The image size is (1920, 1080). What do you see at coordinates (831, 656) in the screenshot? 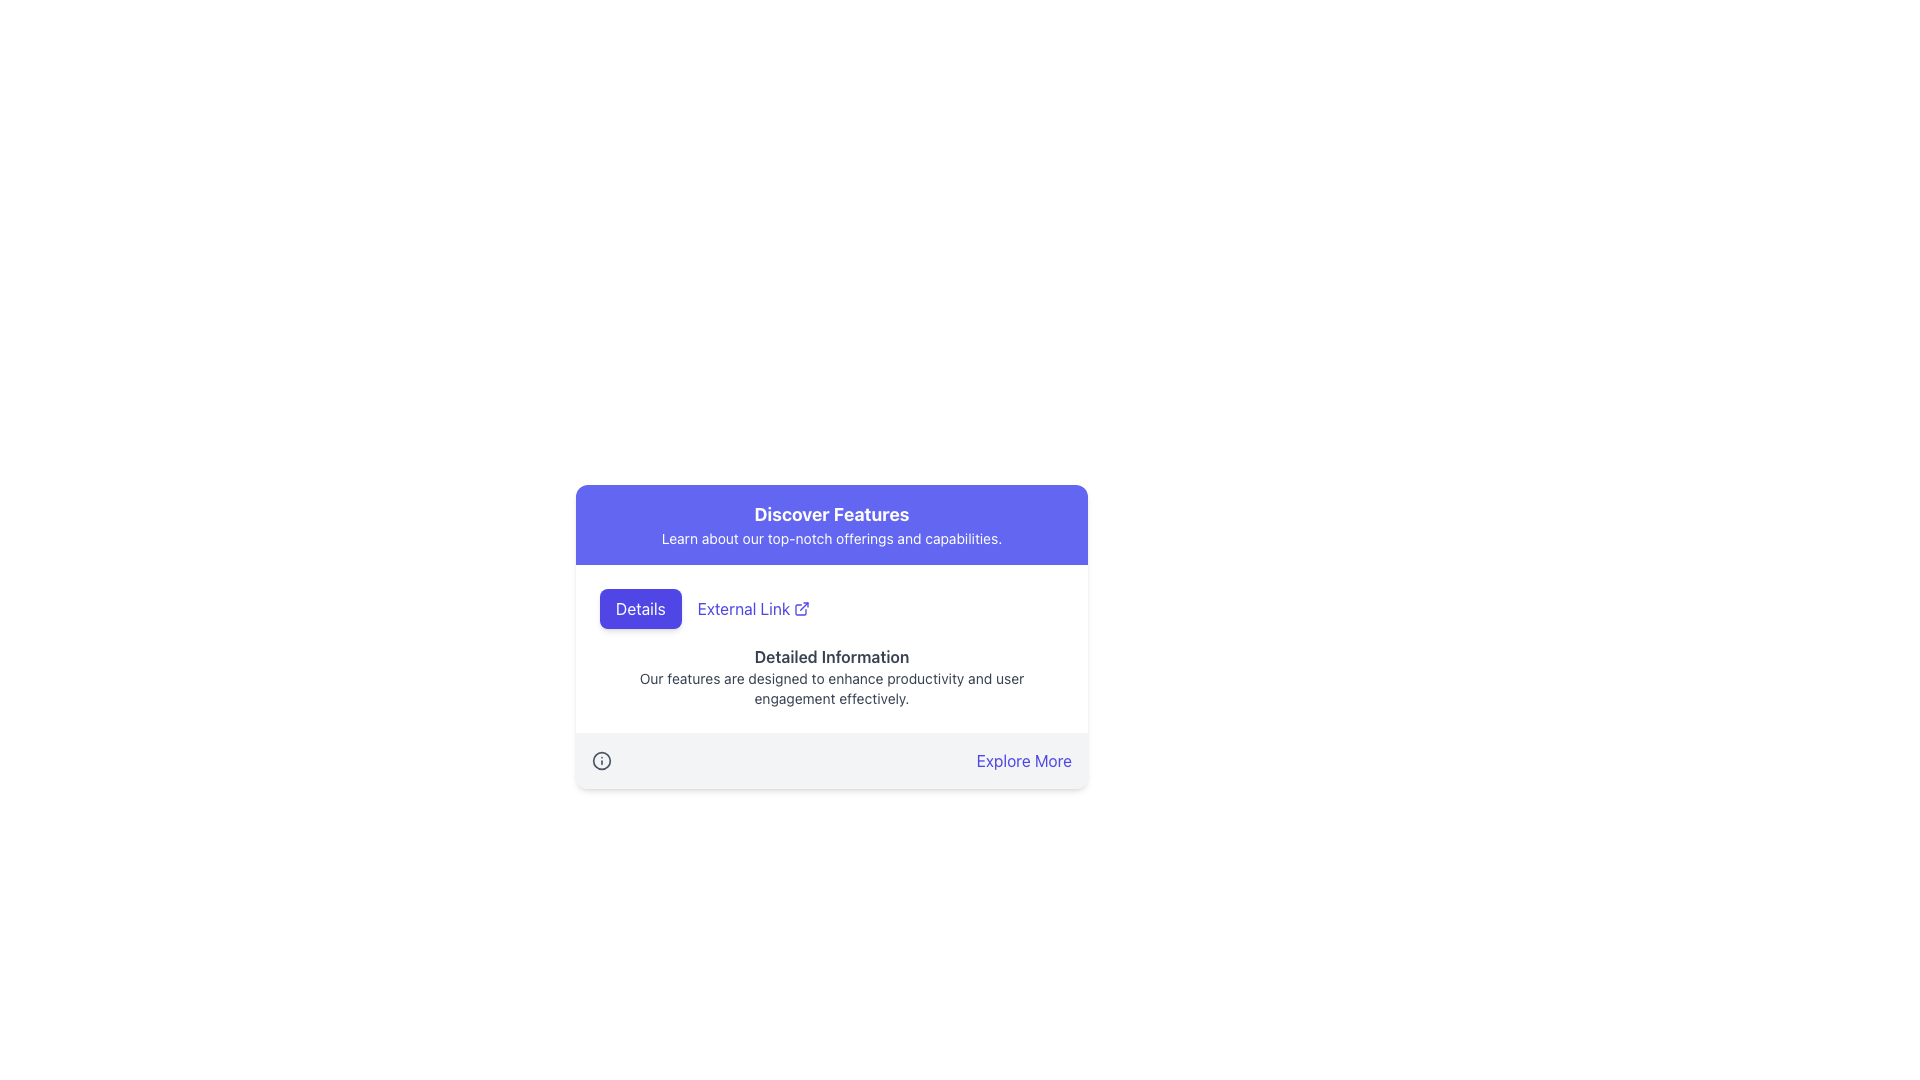
I see `text 'Detailed Information' which is styled in bold and located in the center of a card-like component, positioned above a smaller descriptive text block` at bounding box center [831, 656].